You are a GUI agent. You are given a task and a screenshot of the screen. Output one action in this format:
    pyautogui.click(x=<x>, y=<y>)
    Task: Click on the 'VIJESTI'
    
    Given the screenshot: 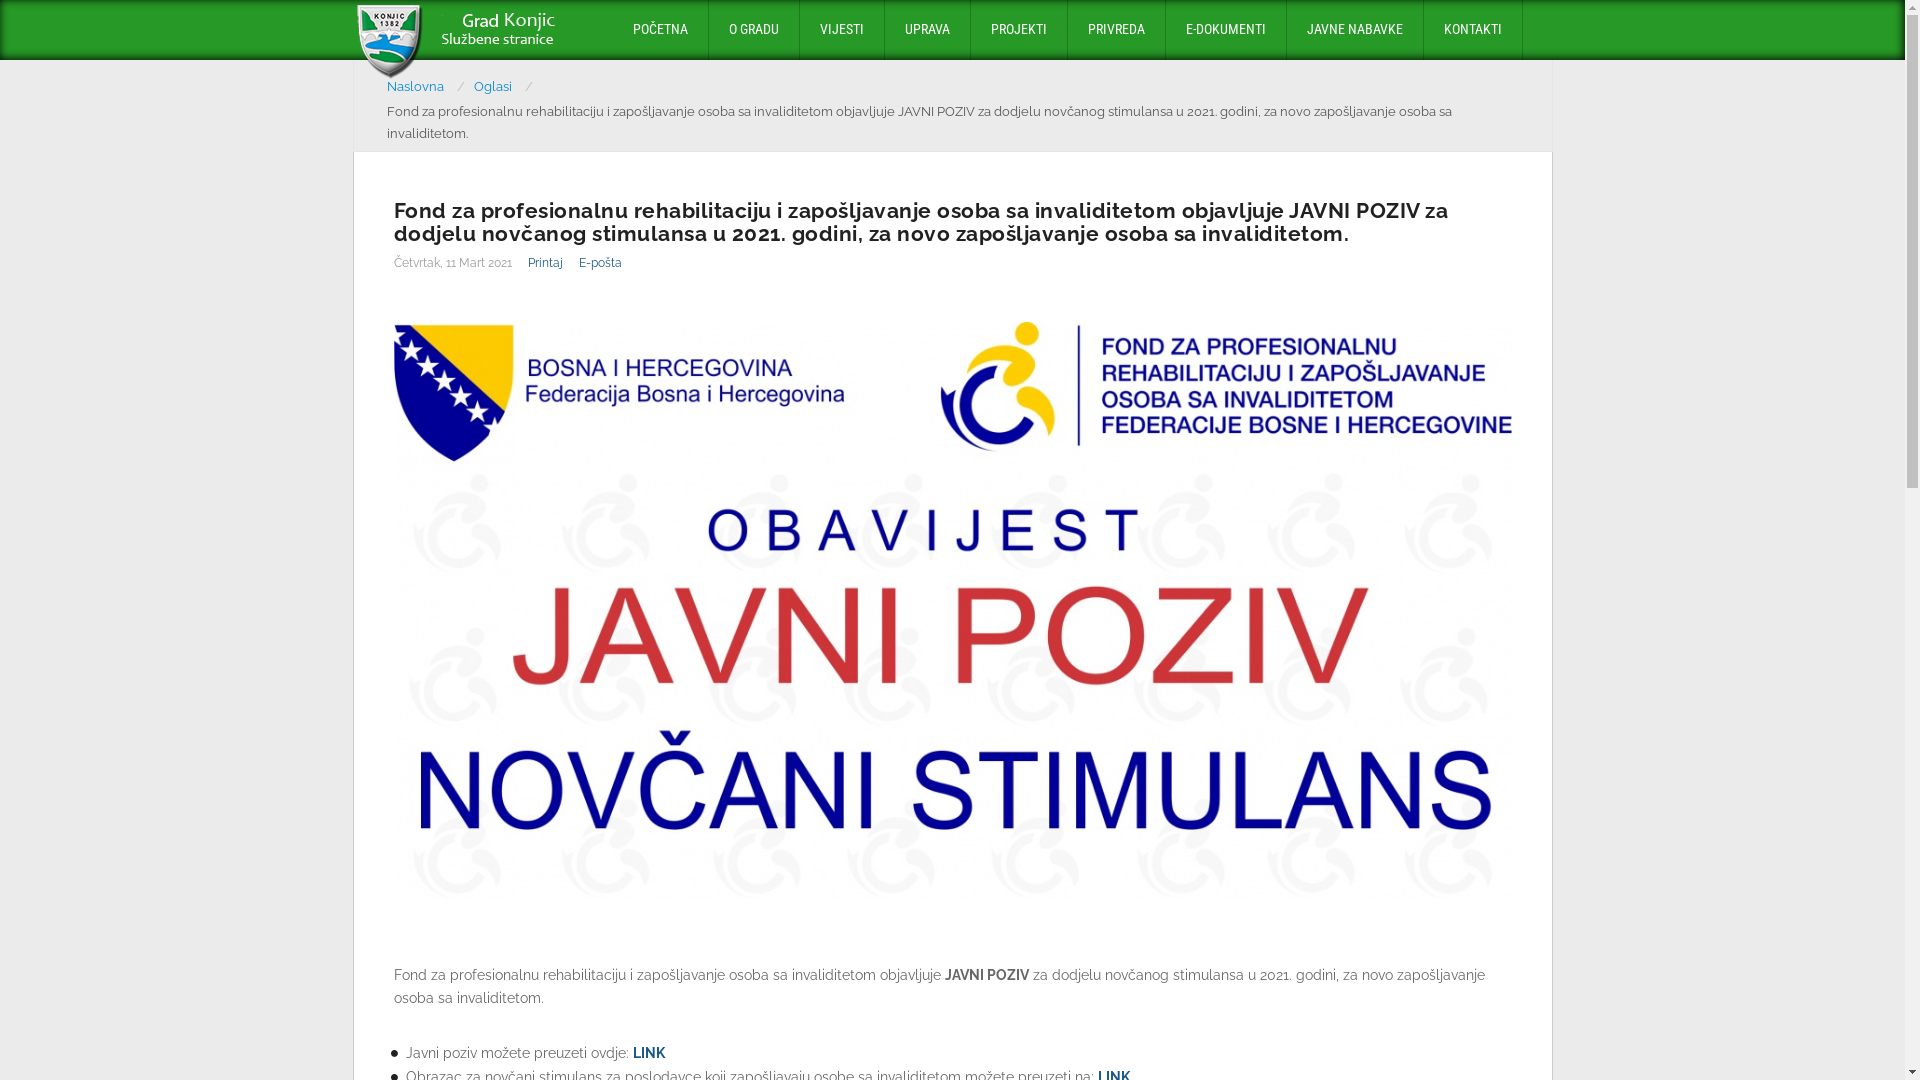 What is the action you would take?
    pyautogui.click(x=841, y=30)
    